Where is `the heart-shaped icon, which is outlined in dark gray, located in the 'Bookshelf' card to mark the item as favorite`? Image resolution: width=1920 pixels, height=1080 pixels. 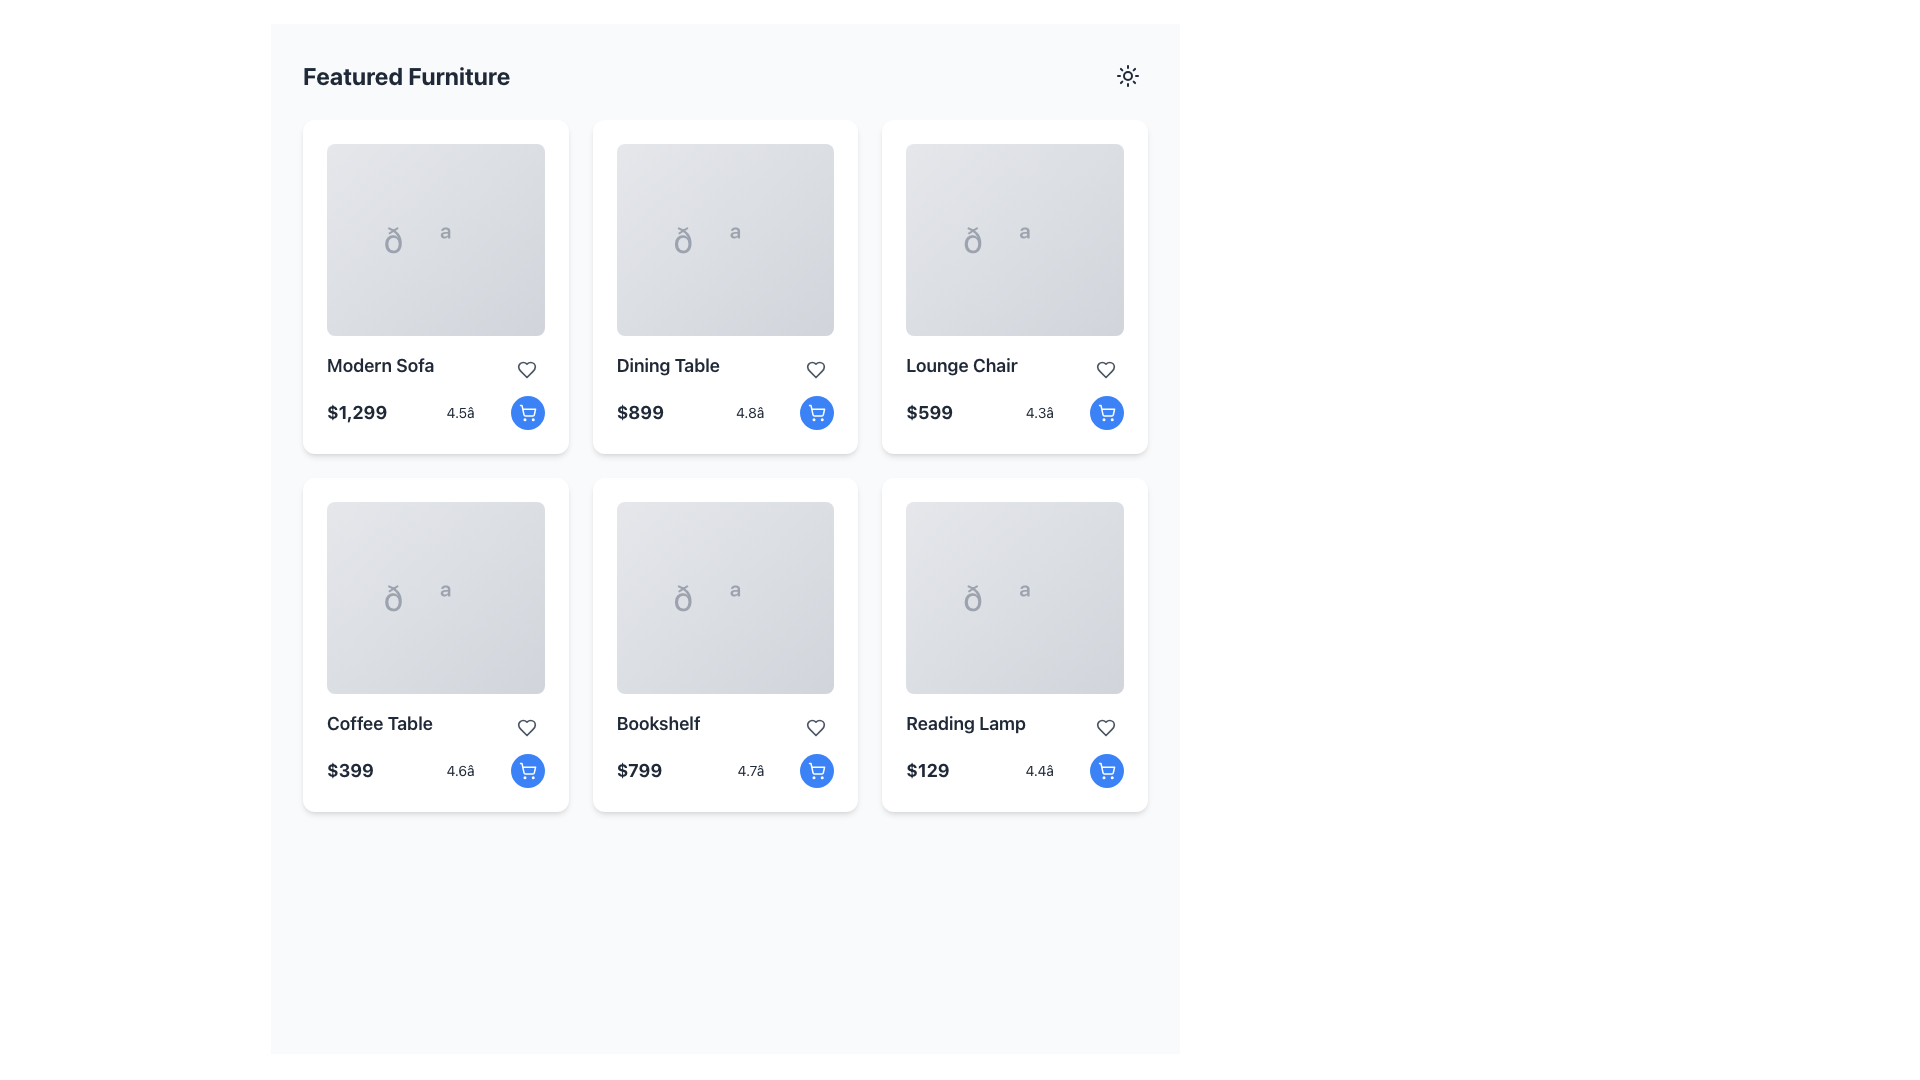
the heart-shaped icon, which is outlined in dark gray, located in the 'Bookshelf' card to mark the item as favorite is located at coordinates (816, 728).